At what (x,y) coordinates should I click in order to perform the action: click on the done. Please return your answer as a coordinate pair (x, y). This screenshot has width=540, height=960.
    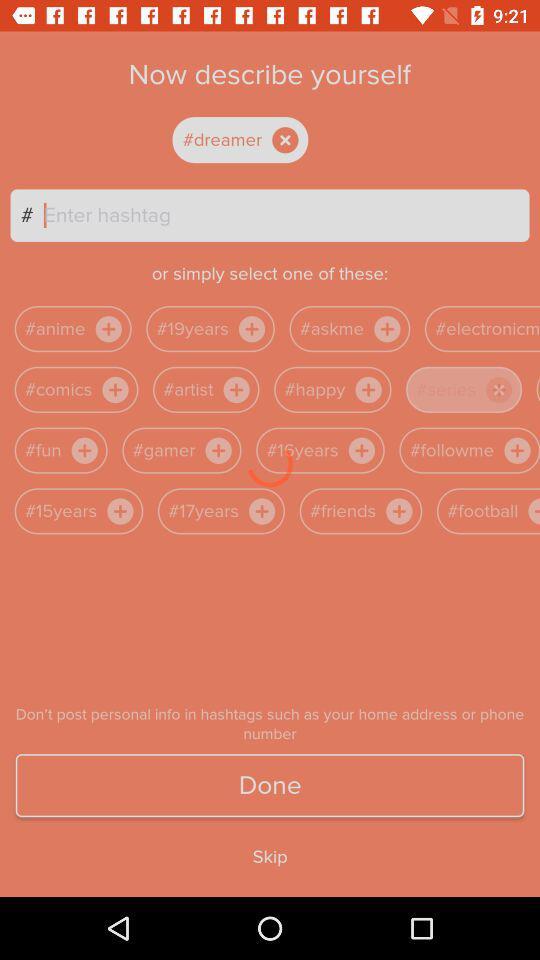
    Looking at the image, I should click on (270, 785).